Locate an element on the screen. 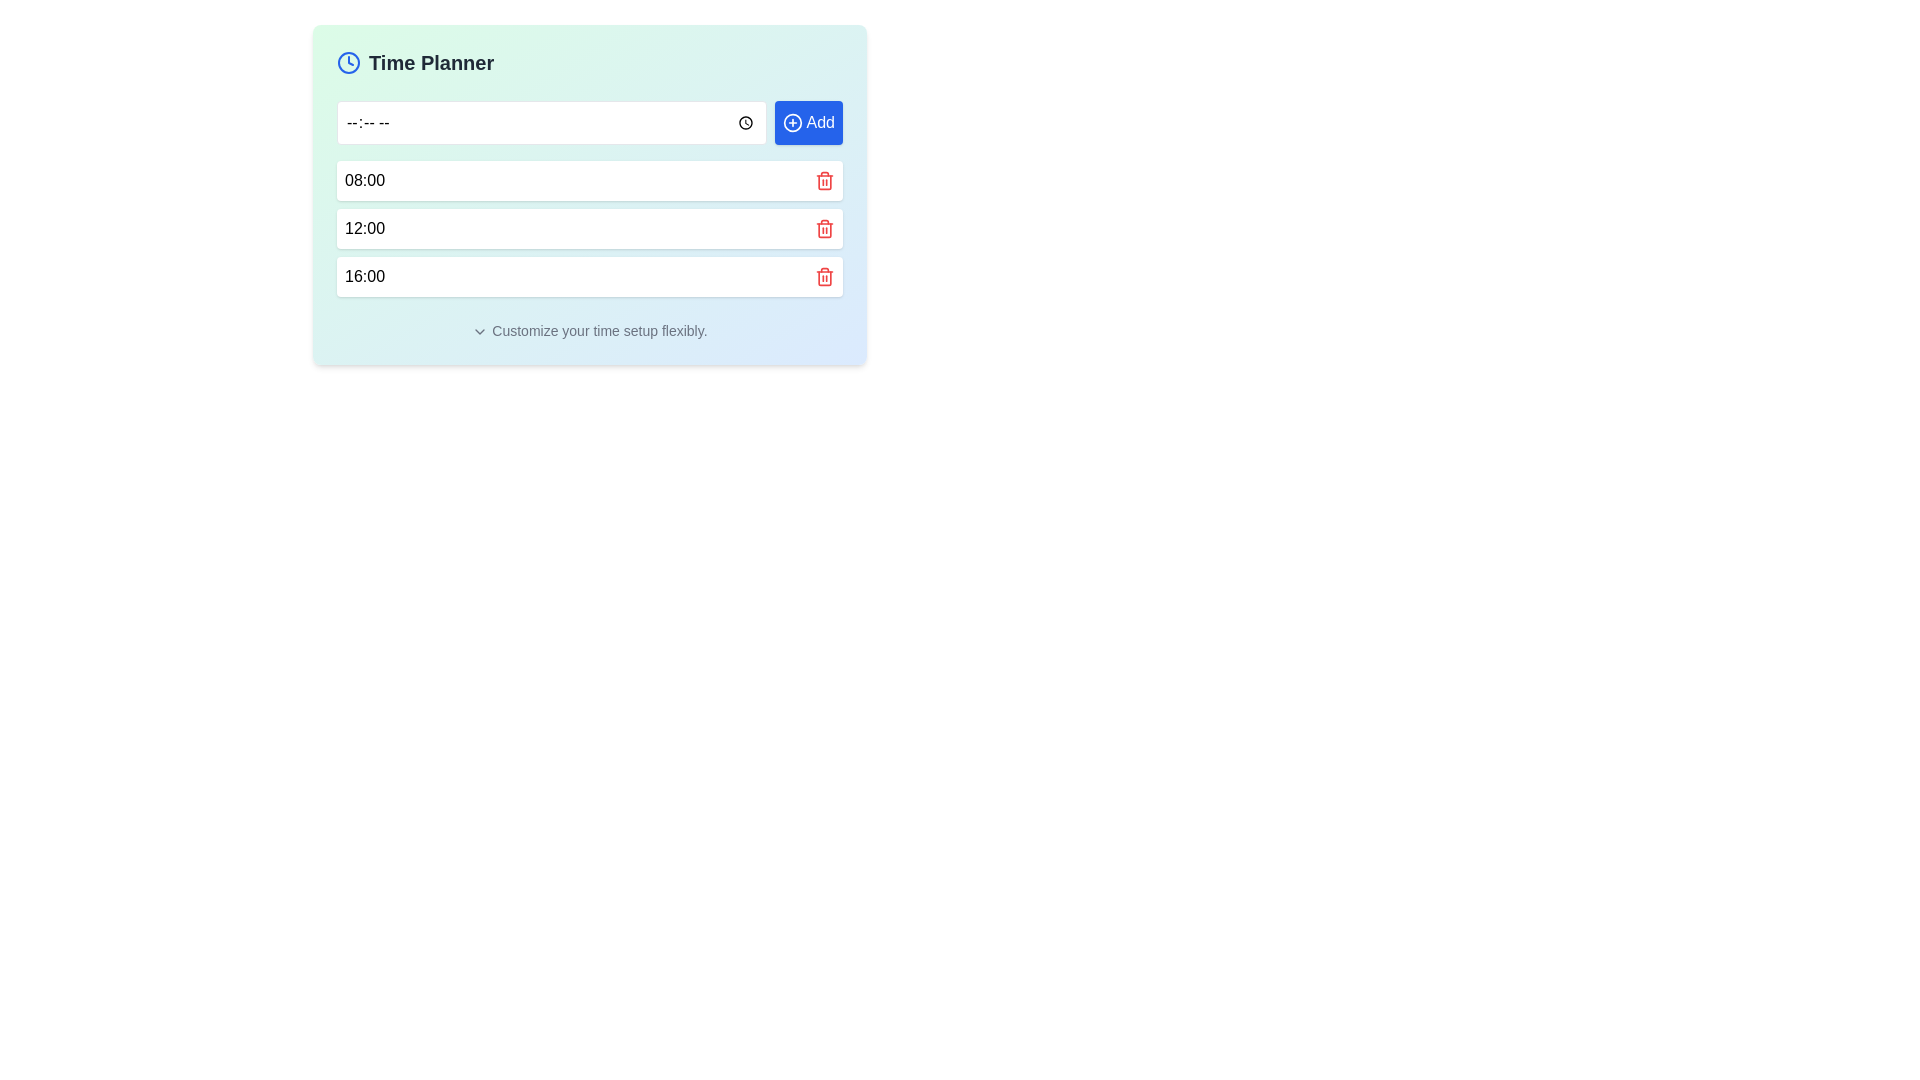 This screenshot has height=1080, width=1920. the vibrant blue 'Add' button located at the top right of the 'Time Planner' panel is located at coordinates (808, 123).